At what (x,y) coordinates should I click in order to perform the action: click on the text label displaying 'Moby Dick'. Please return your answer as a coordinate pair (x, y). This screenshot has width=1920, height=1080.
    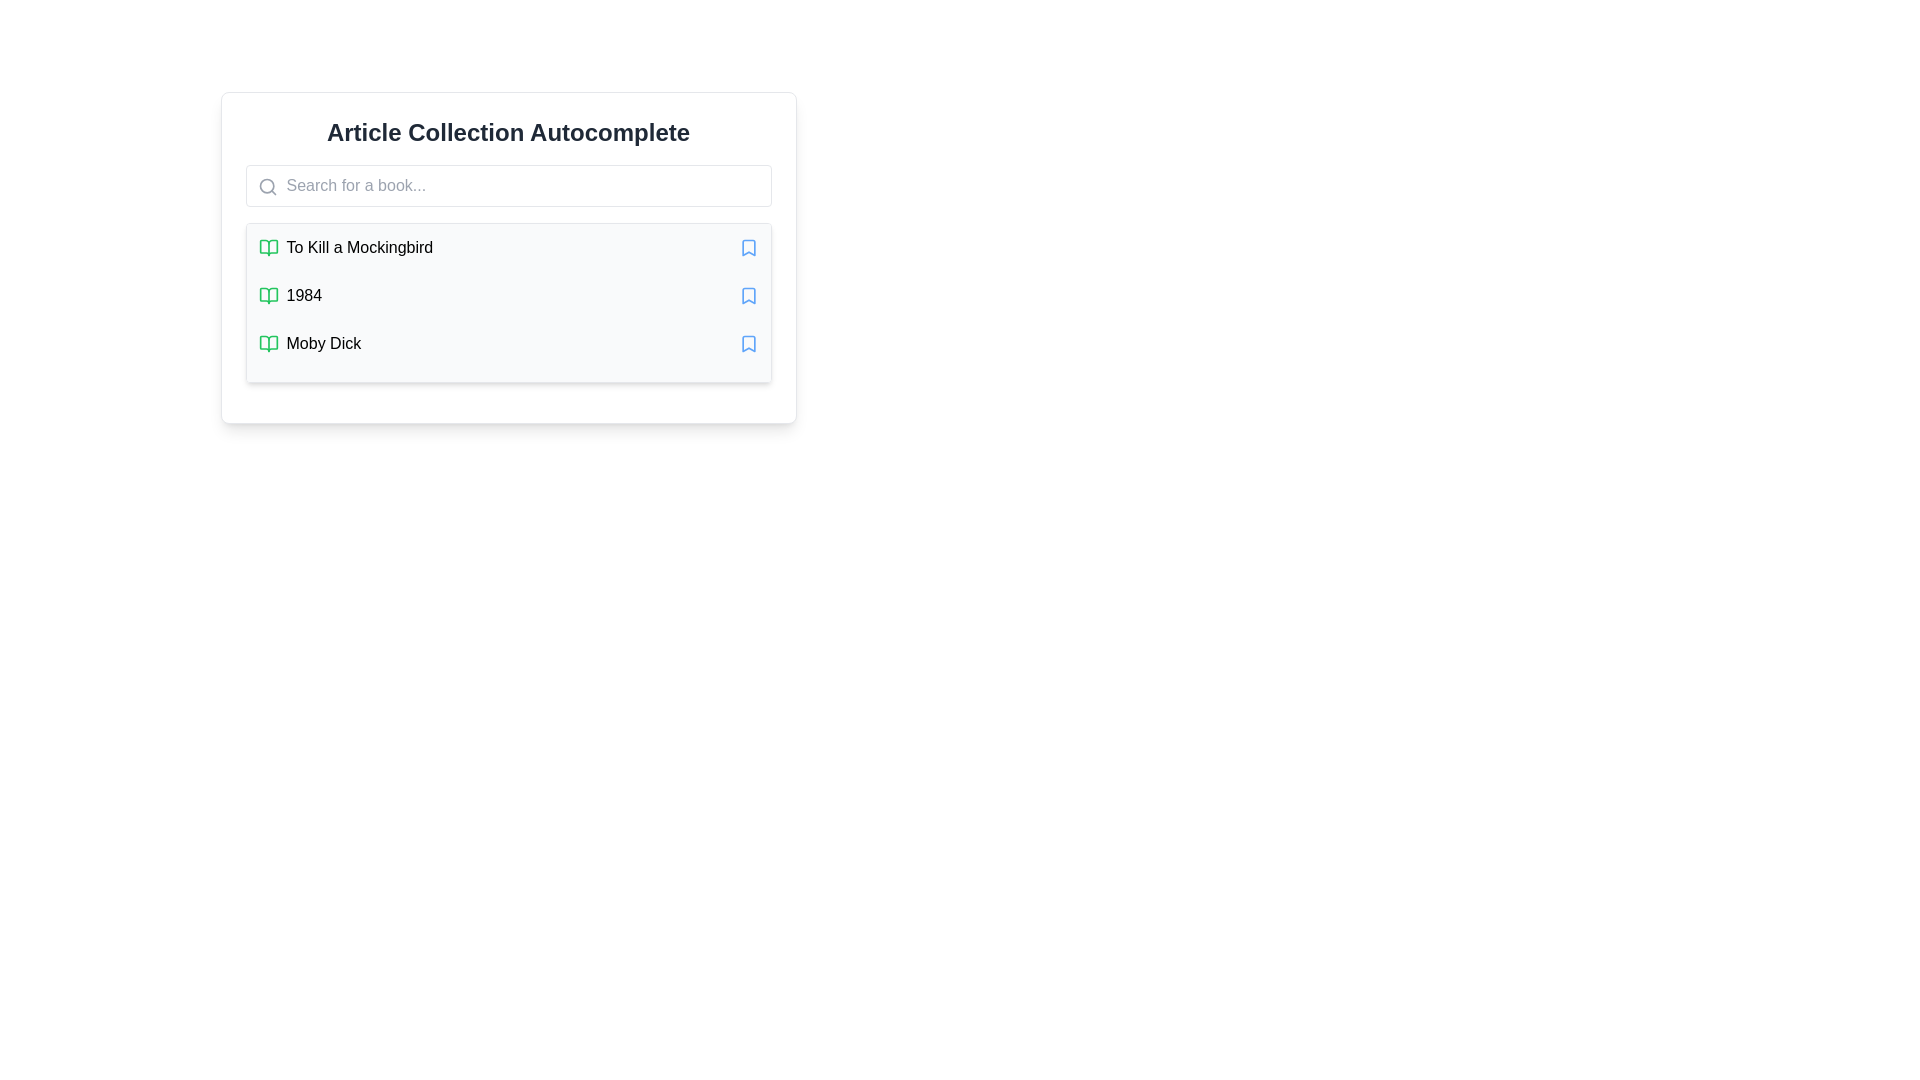
    Looking at the image, I should click on (323, 342).